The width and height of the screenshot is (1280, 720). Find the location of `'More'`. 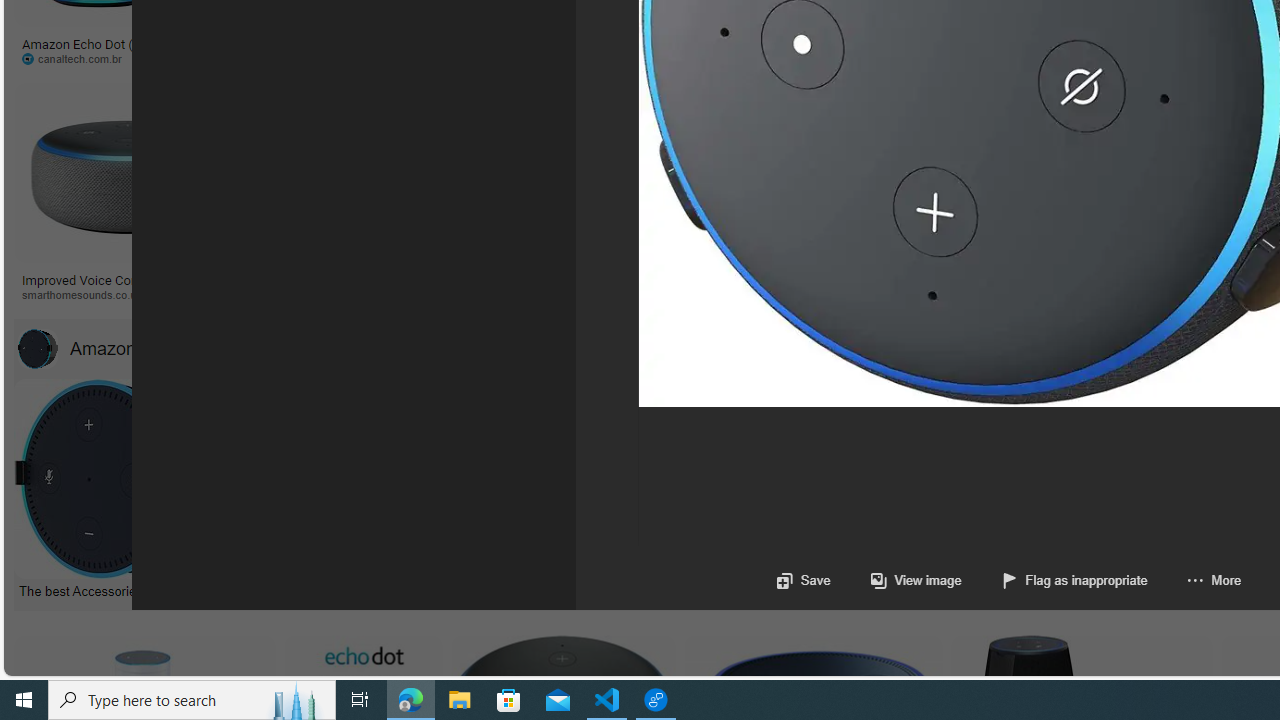

'More' is located at coordinates (1213, 580).